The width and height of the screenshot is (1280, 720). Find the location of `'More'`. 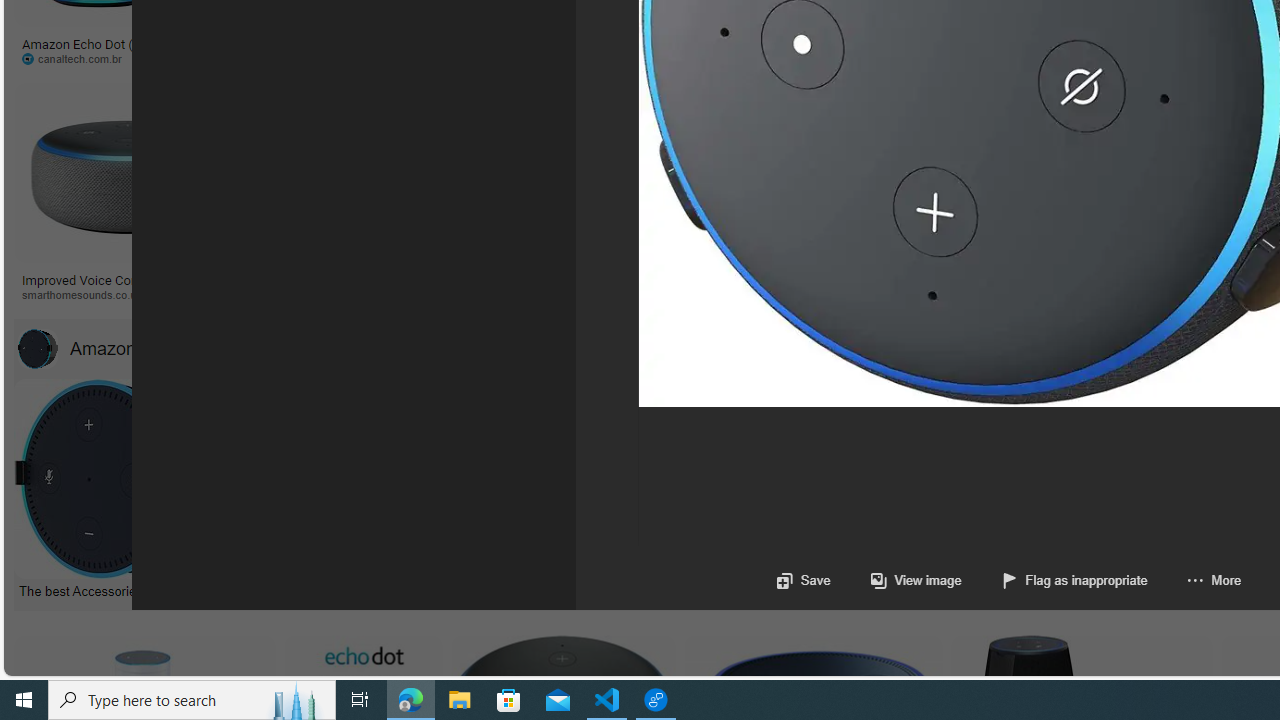

'More' is located at coordinates (1213, 580).